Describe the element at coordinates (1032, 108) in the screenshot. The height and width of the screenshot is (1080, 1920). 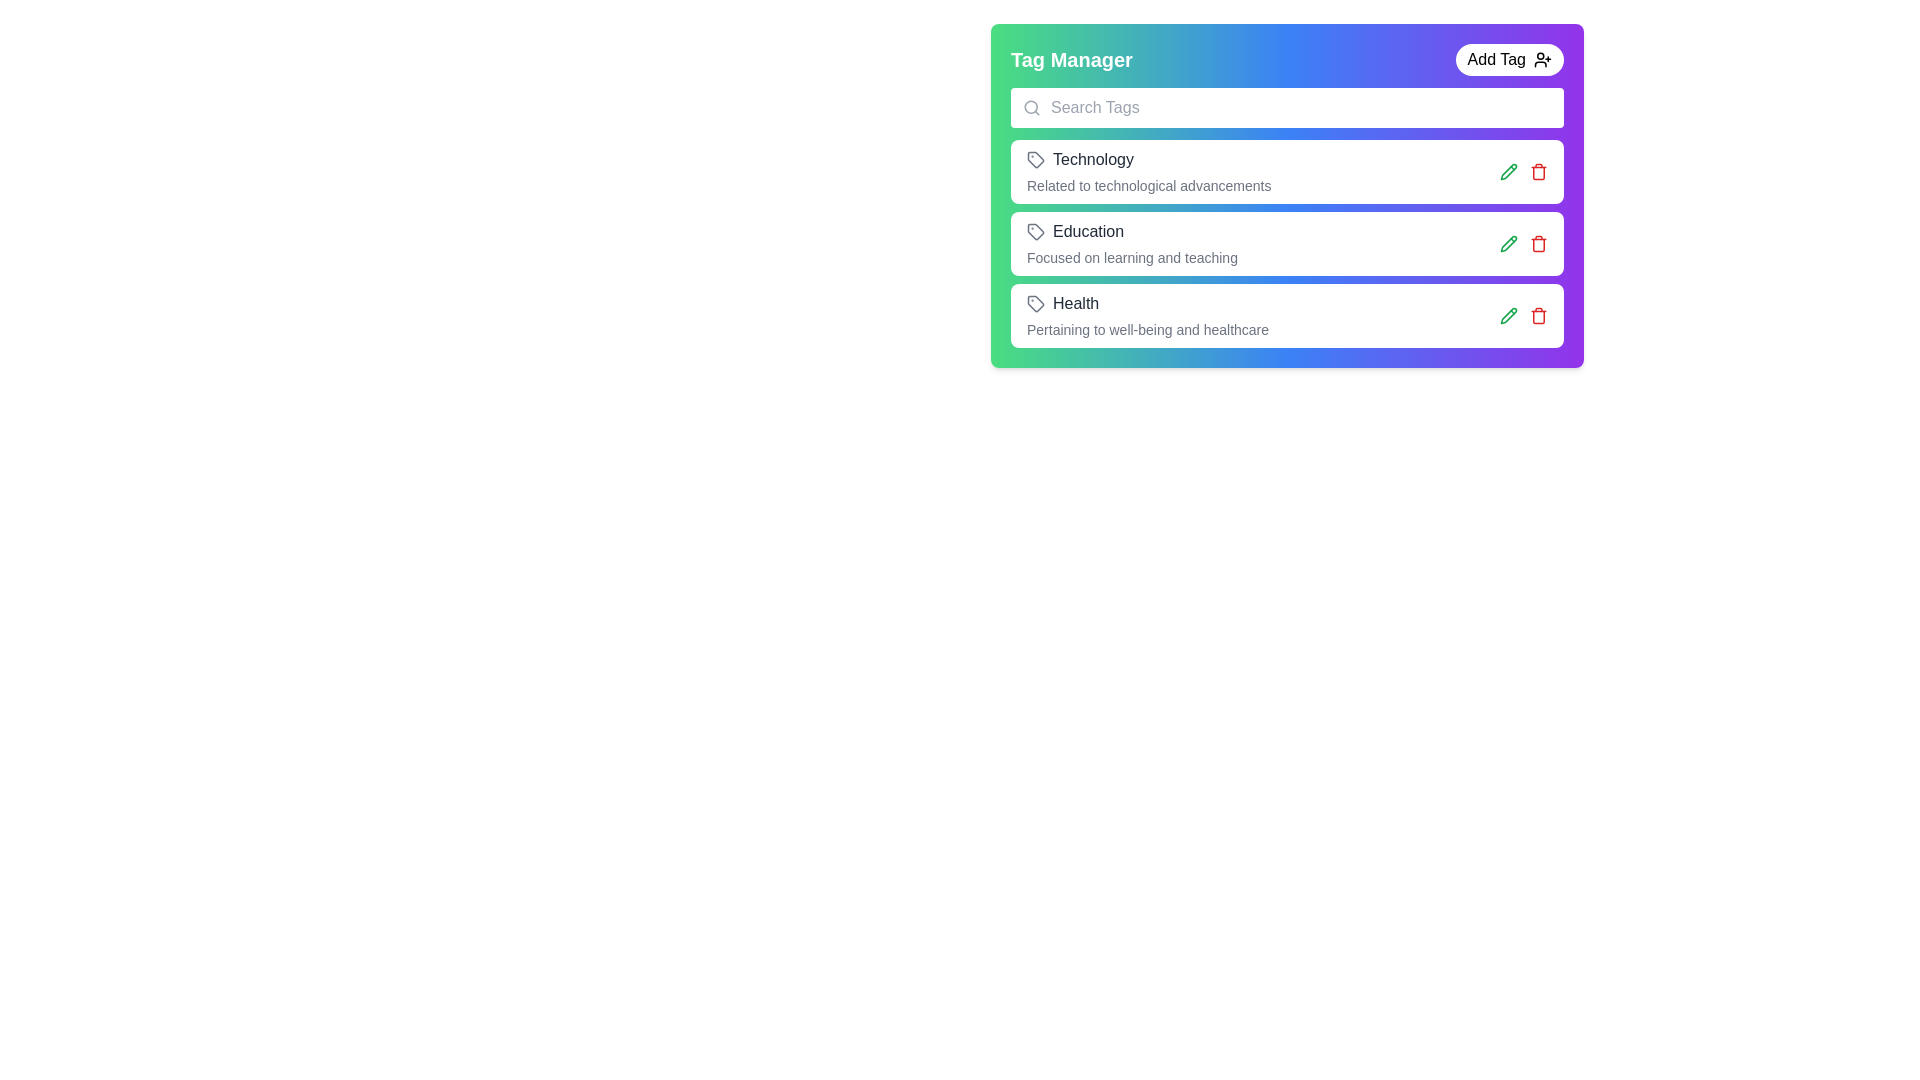
I see `the search magnifier SVG icon located at the leftmost section of the search bar` at that location.